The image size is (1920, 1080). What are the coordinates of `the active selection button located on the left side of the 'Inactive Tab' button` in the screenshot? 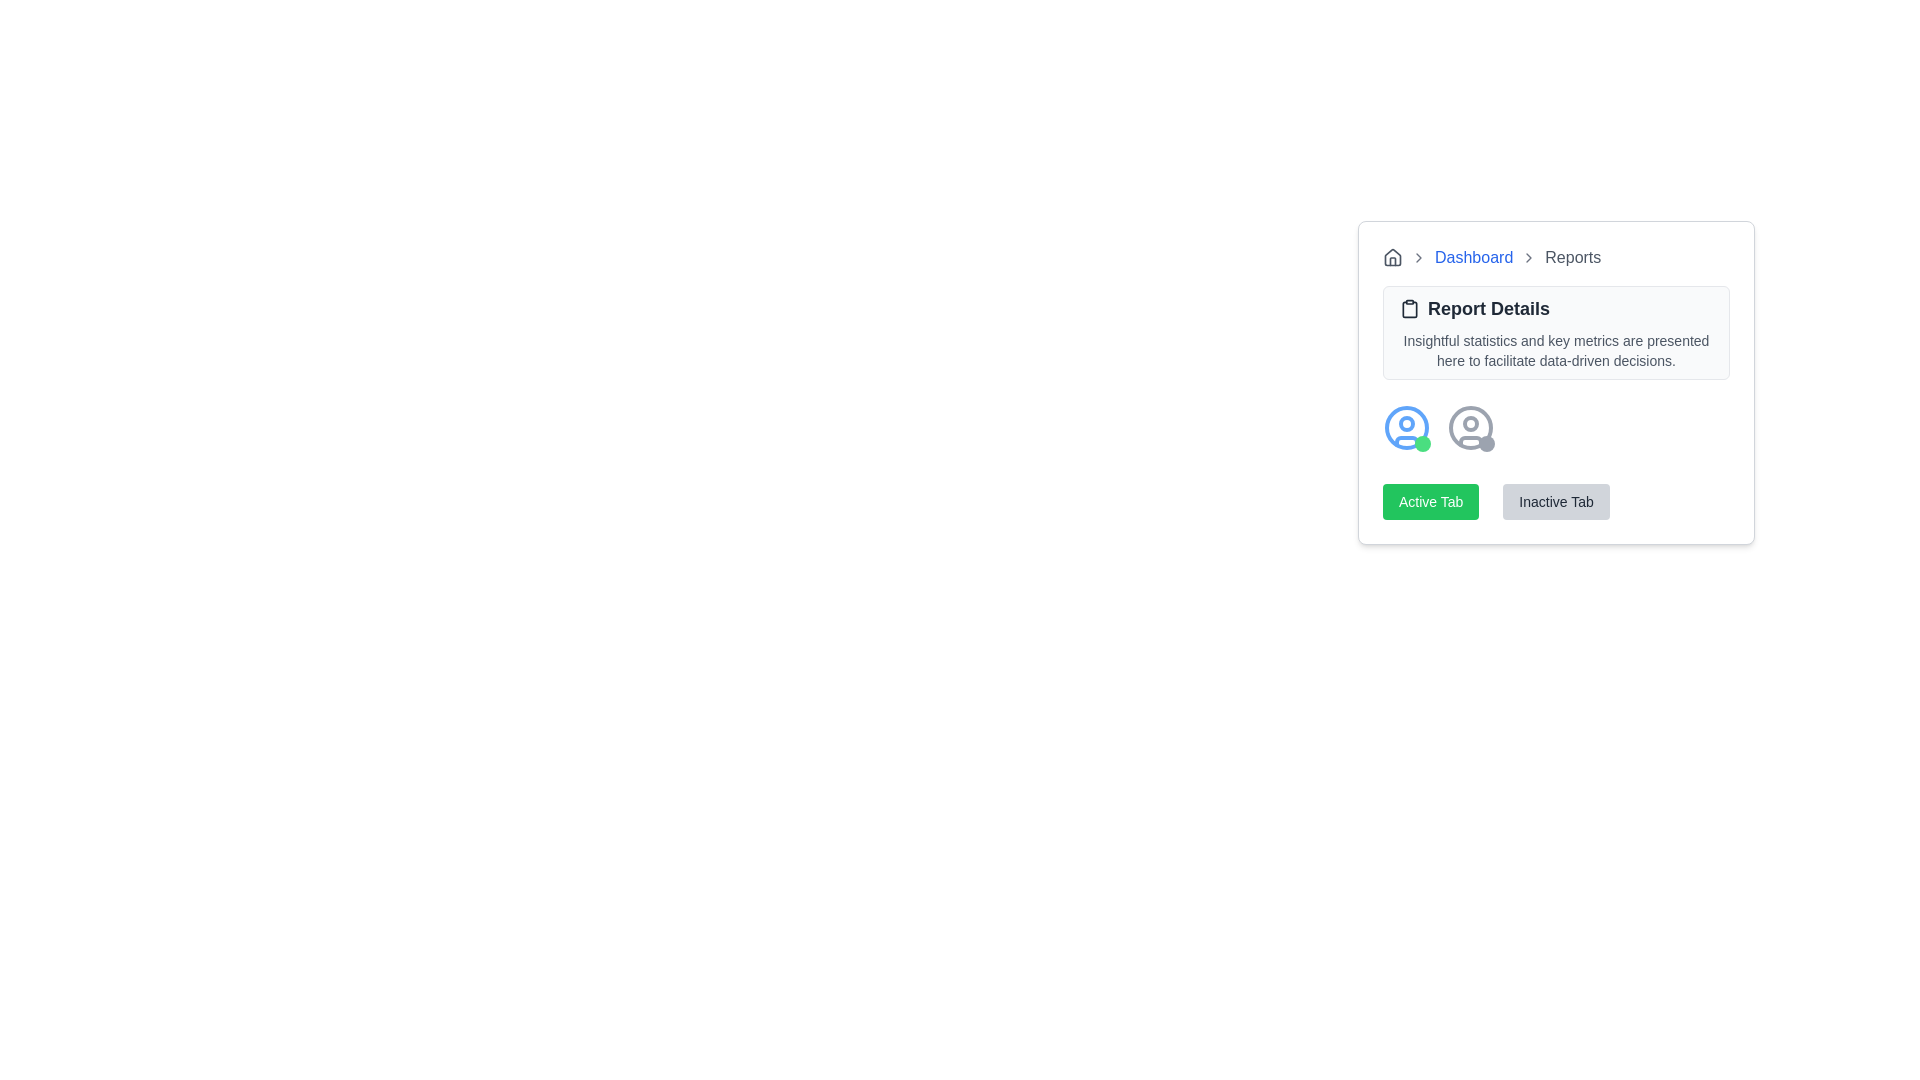 It's located at (1430, 500).